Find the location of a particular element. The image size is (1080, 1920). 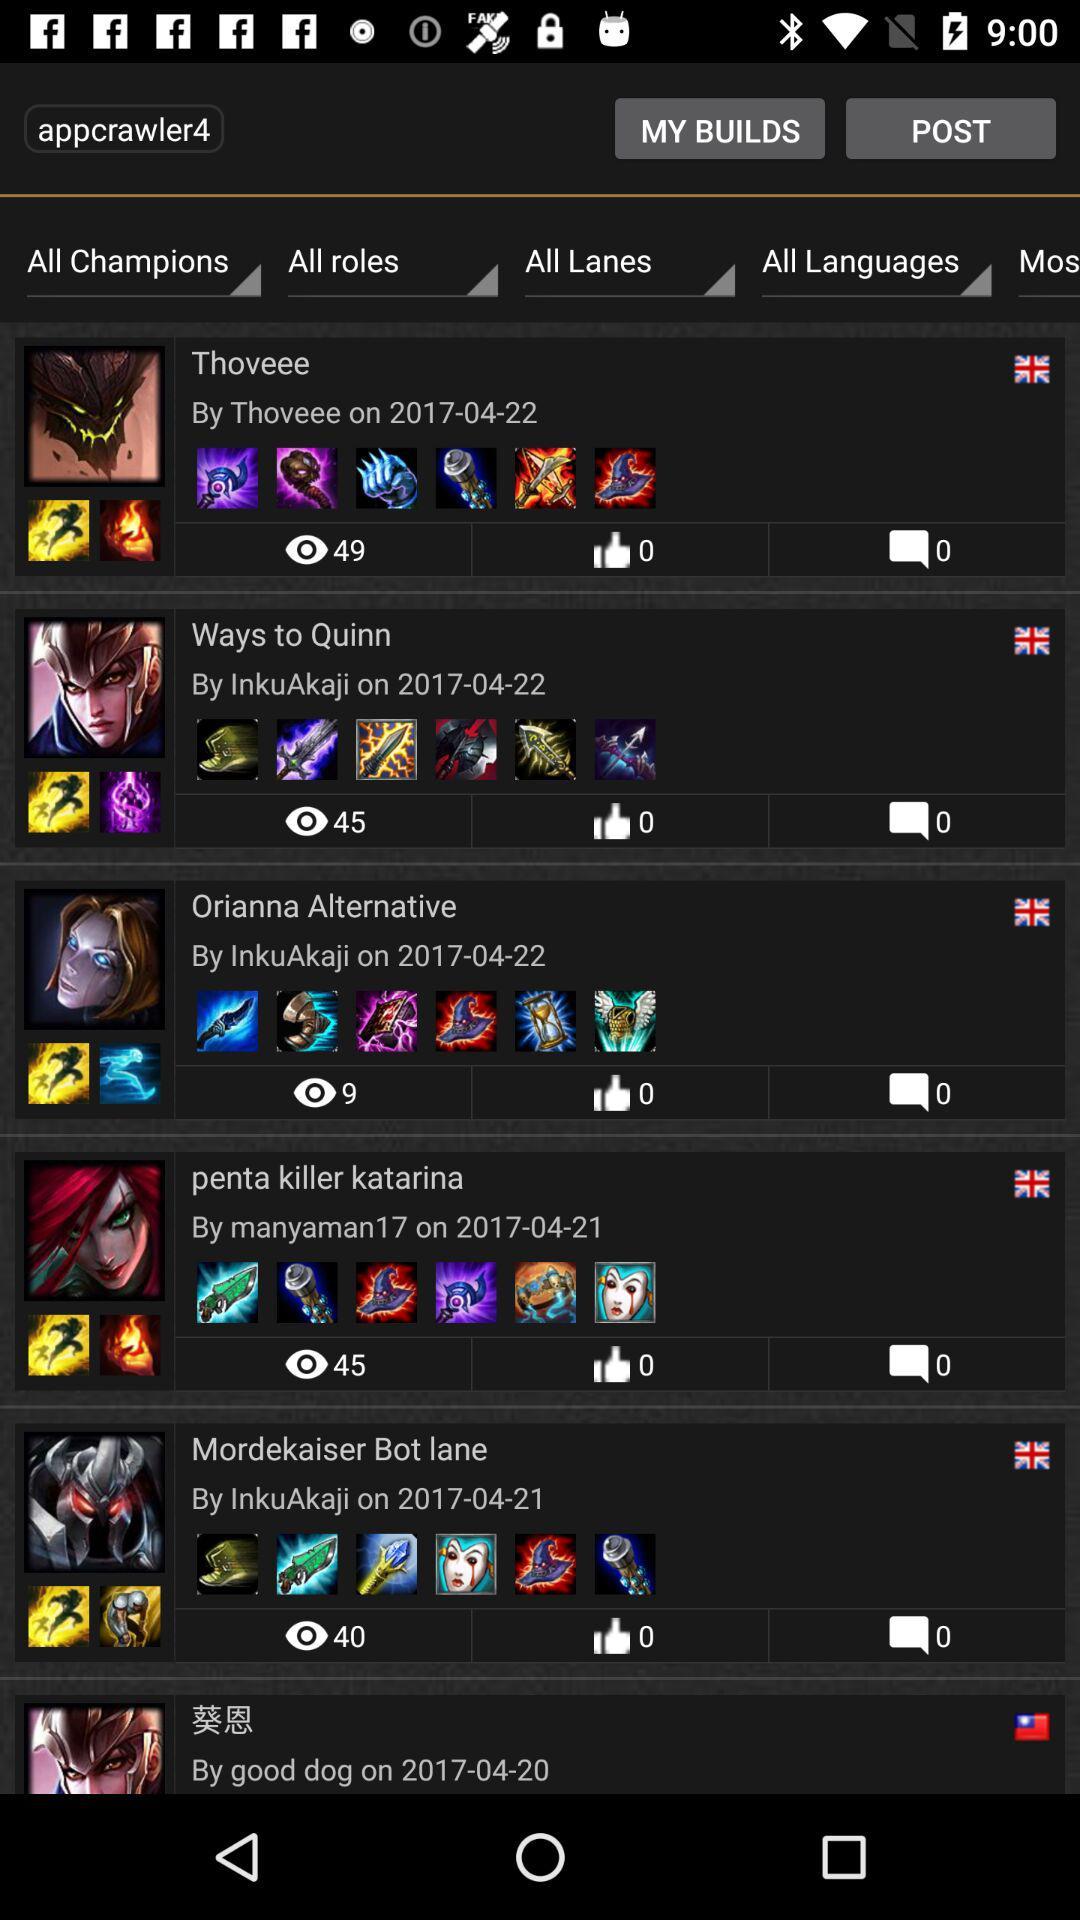

item above the thoveee icon is located at coordinates (628, 260).